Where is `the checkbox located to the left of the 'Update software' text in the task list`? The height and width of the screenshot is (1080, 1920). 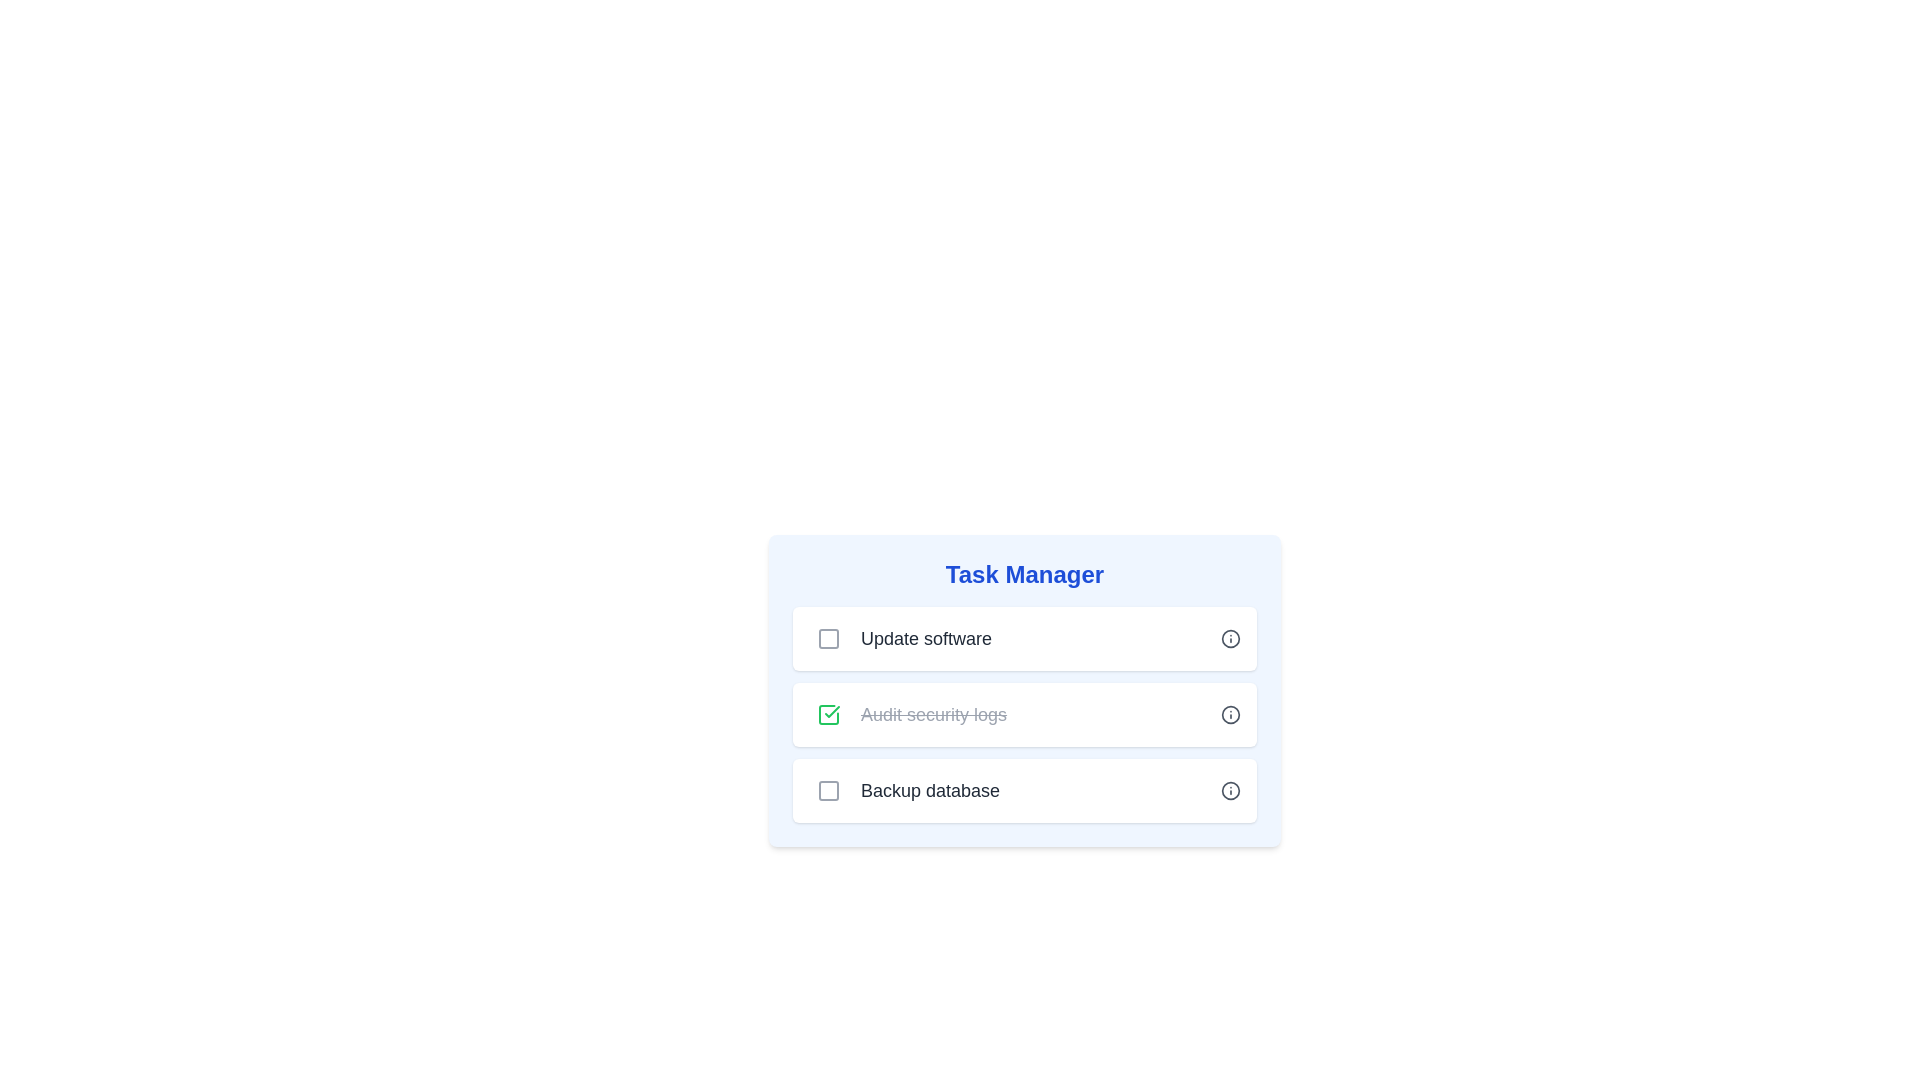 the checkbox located to the left of the 'Update software' text in the task list is located at coordinates (829, 639).